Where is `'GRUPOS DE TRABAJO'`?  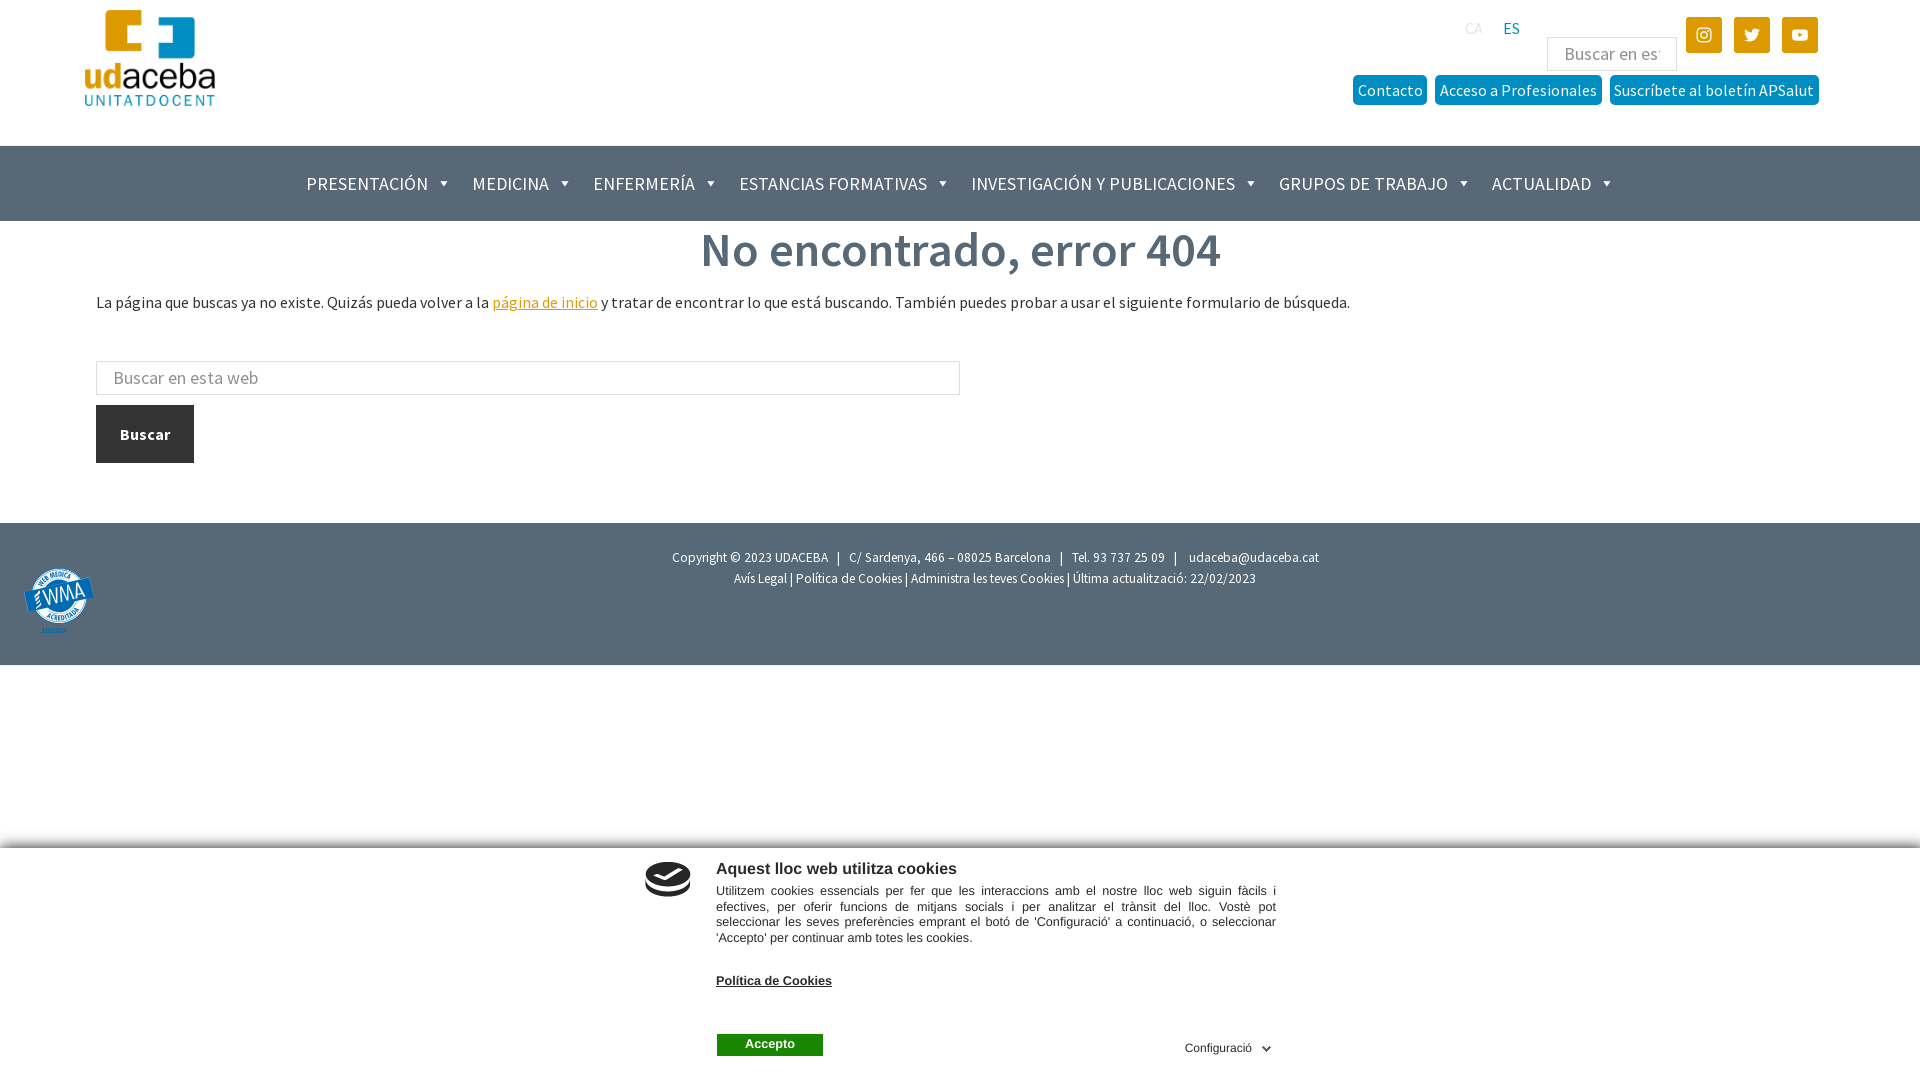
'GRUPOS DE TRABAJO' is located at coordinates (1266, 183).